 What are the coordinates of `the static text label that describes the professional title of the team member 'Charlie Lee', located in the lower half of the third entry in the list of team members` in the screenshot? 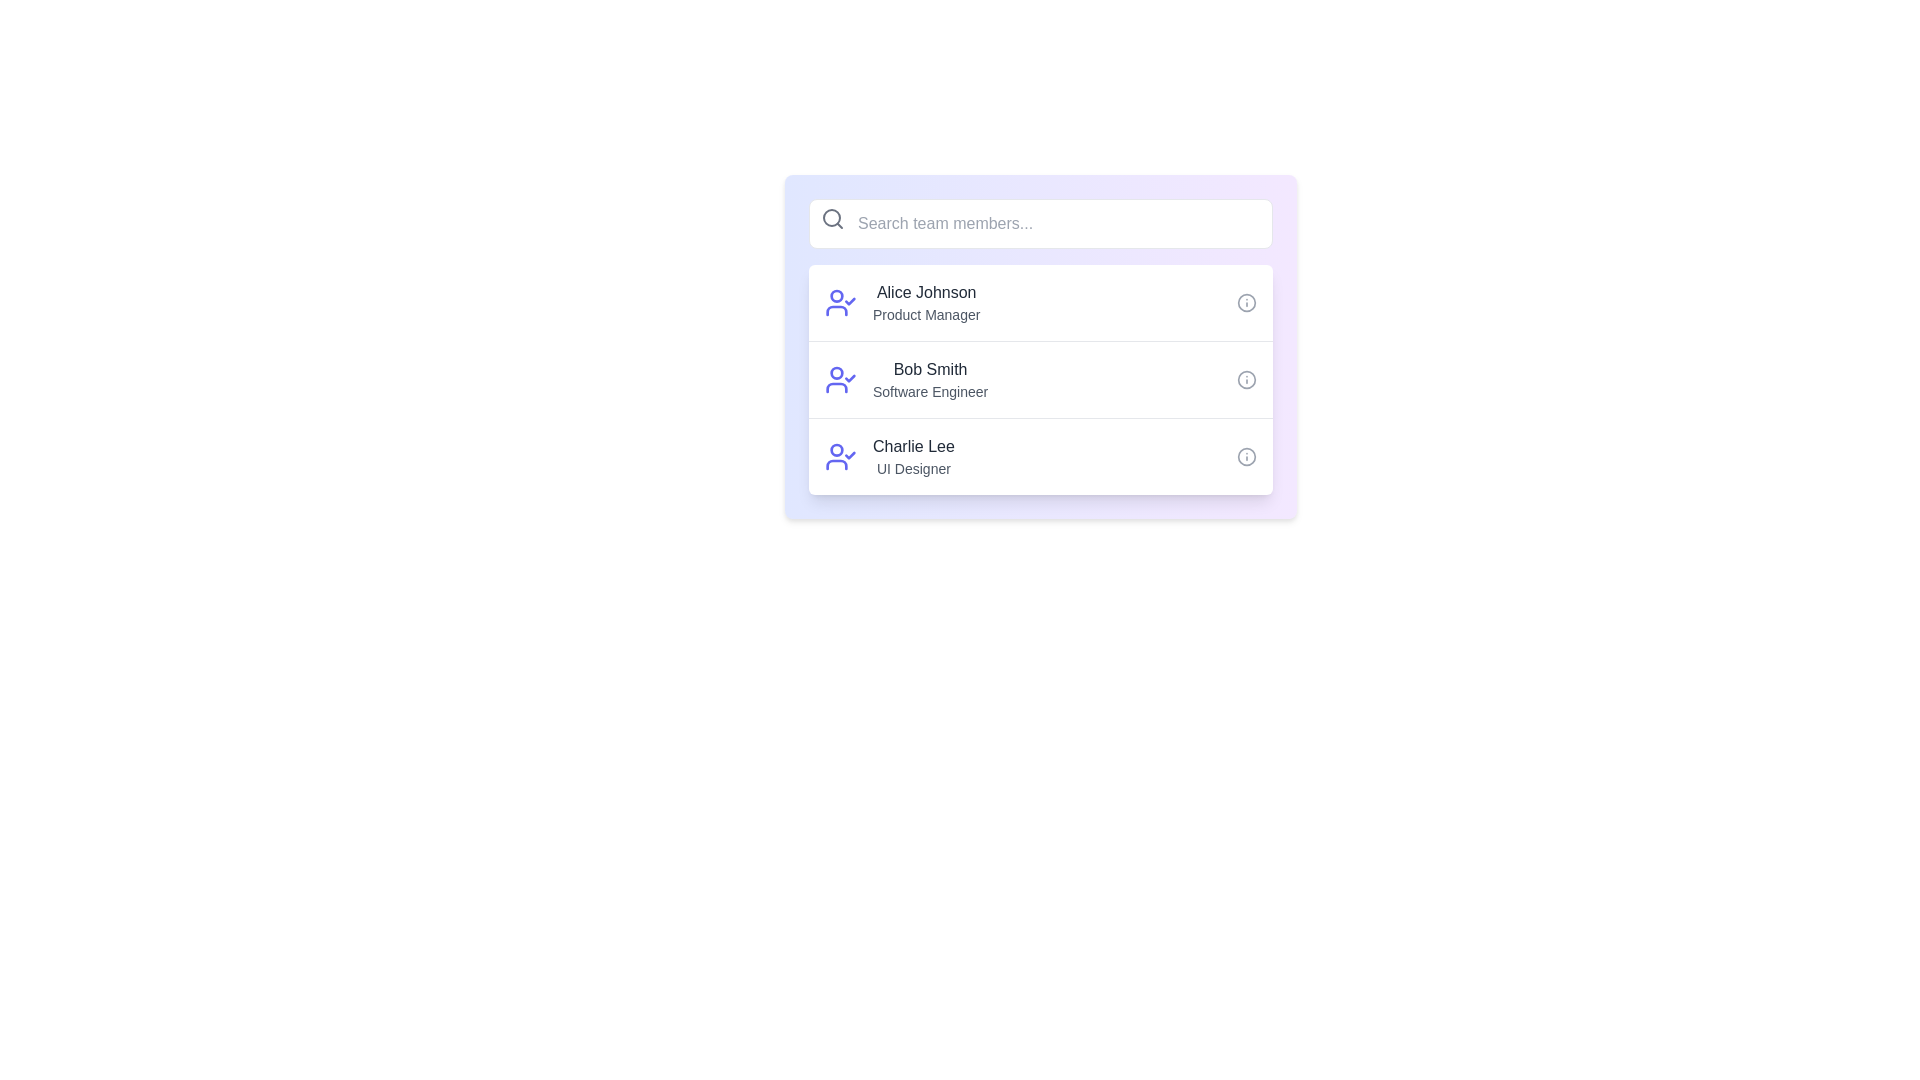 It's located at (912, 469).